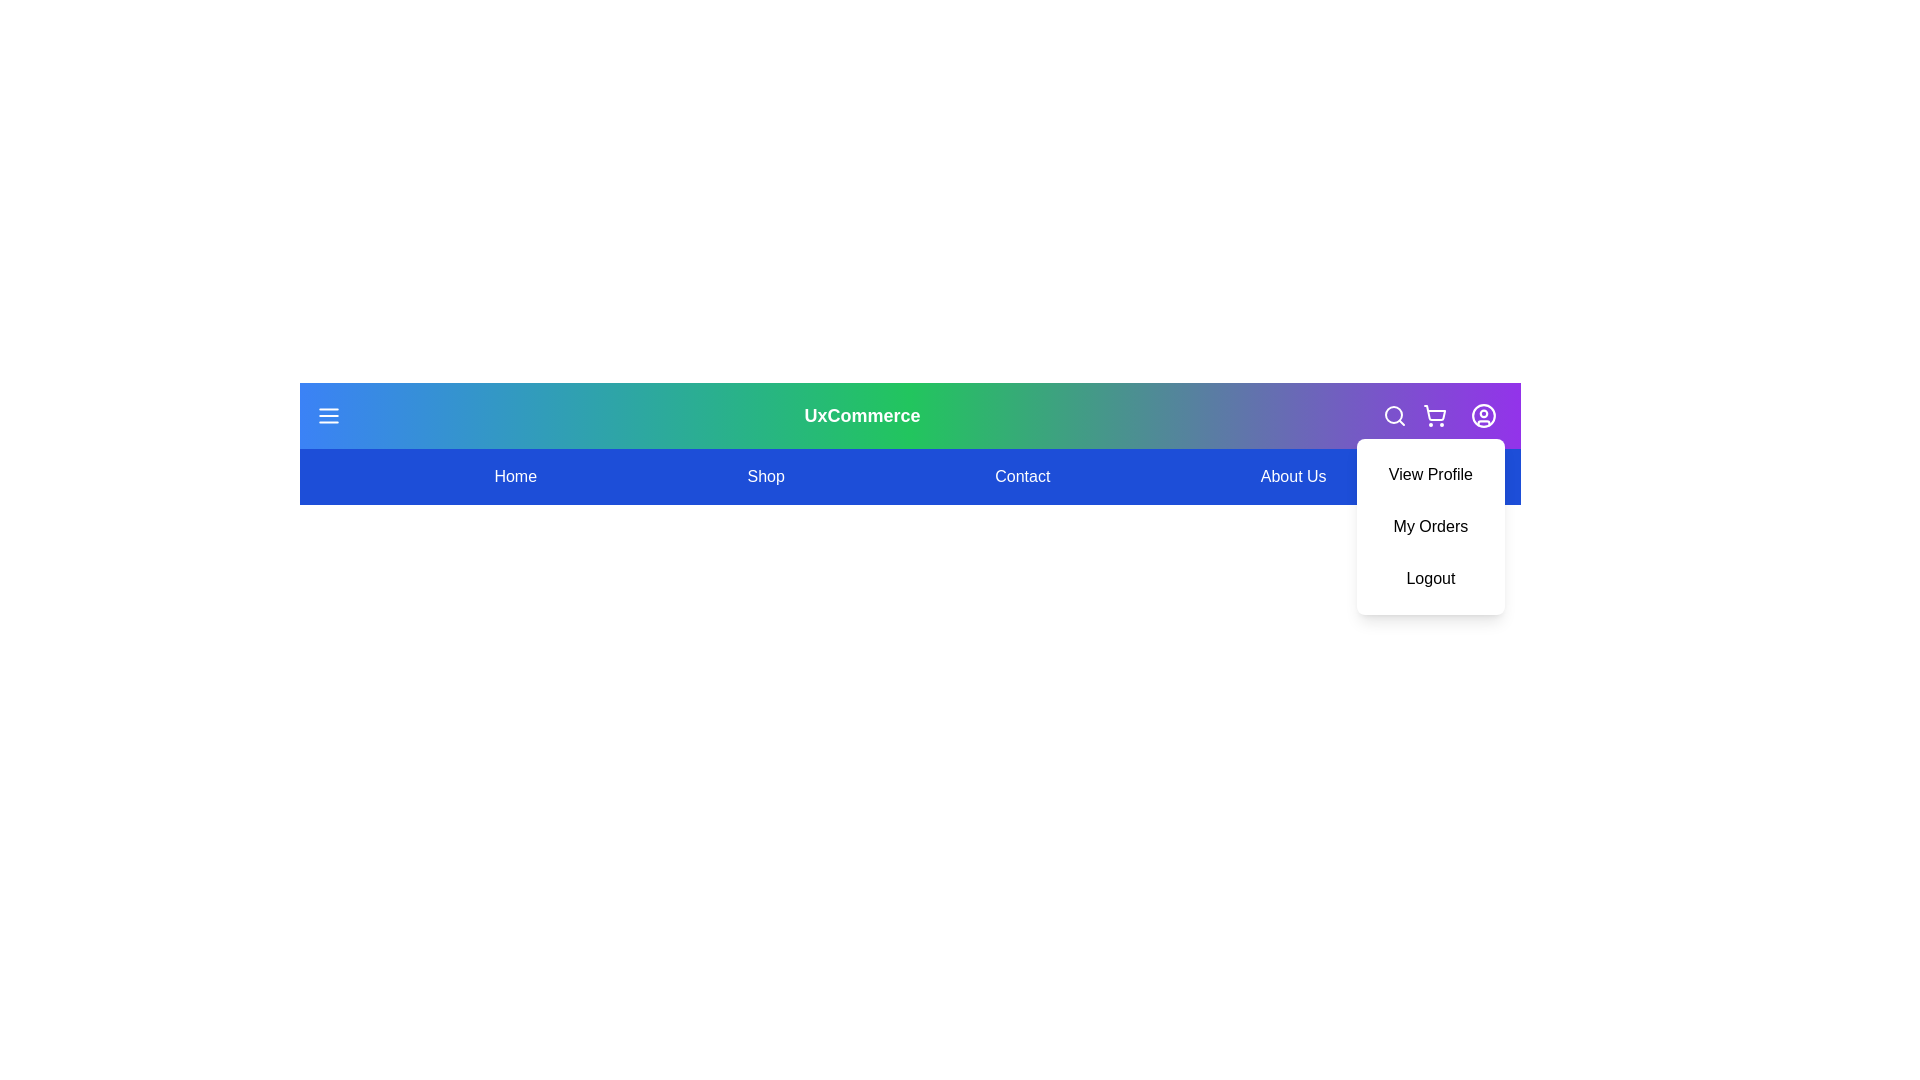 The height and width of the screenshot is (1080, 1920). What do you see at coordinates (1434, 415) in the screenshot?
I see `the shopping cart icon to view the cart` at bounding box center [1434, 415].